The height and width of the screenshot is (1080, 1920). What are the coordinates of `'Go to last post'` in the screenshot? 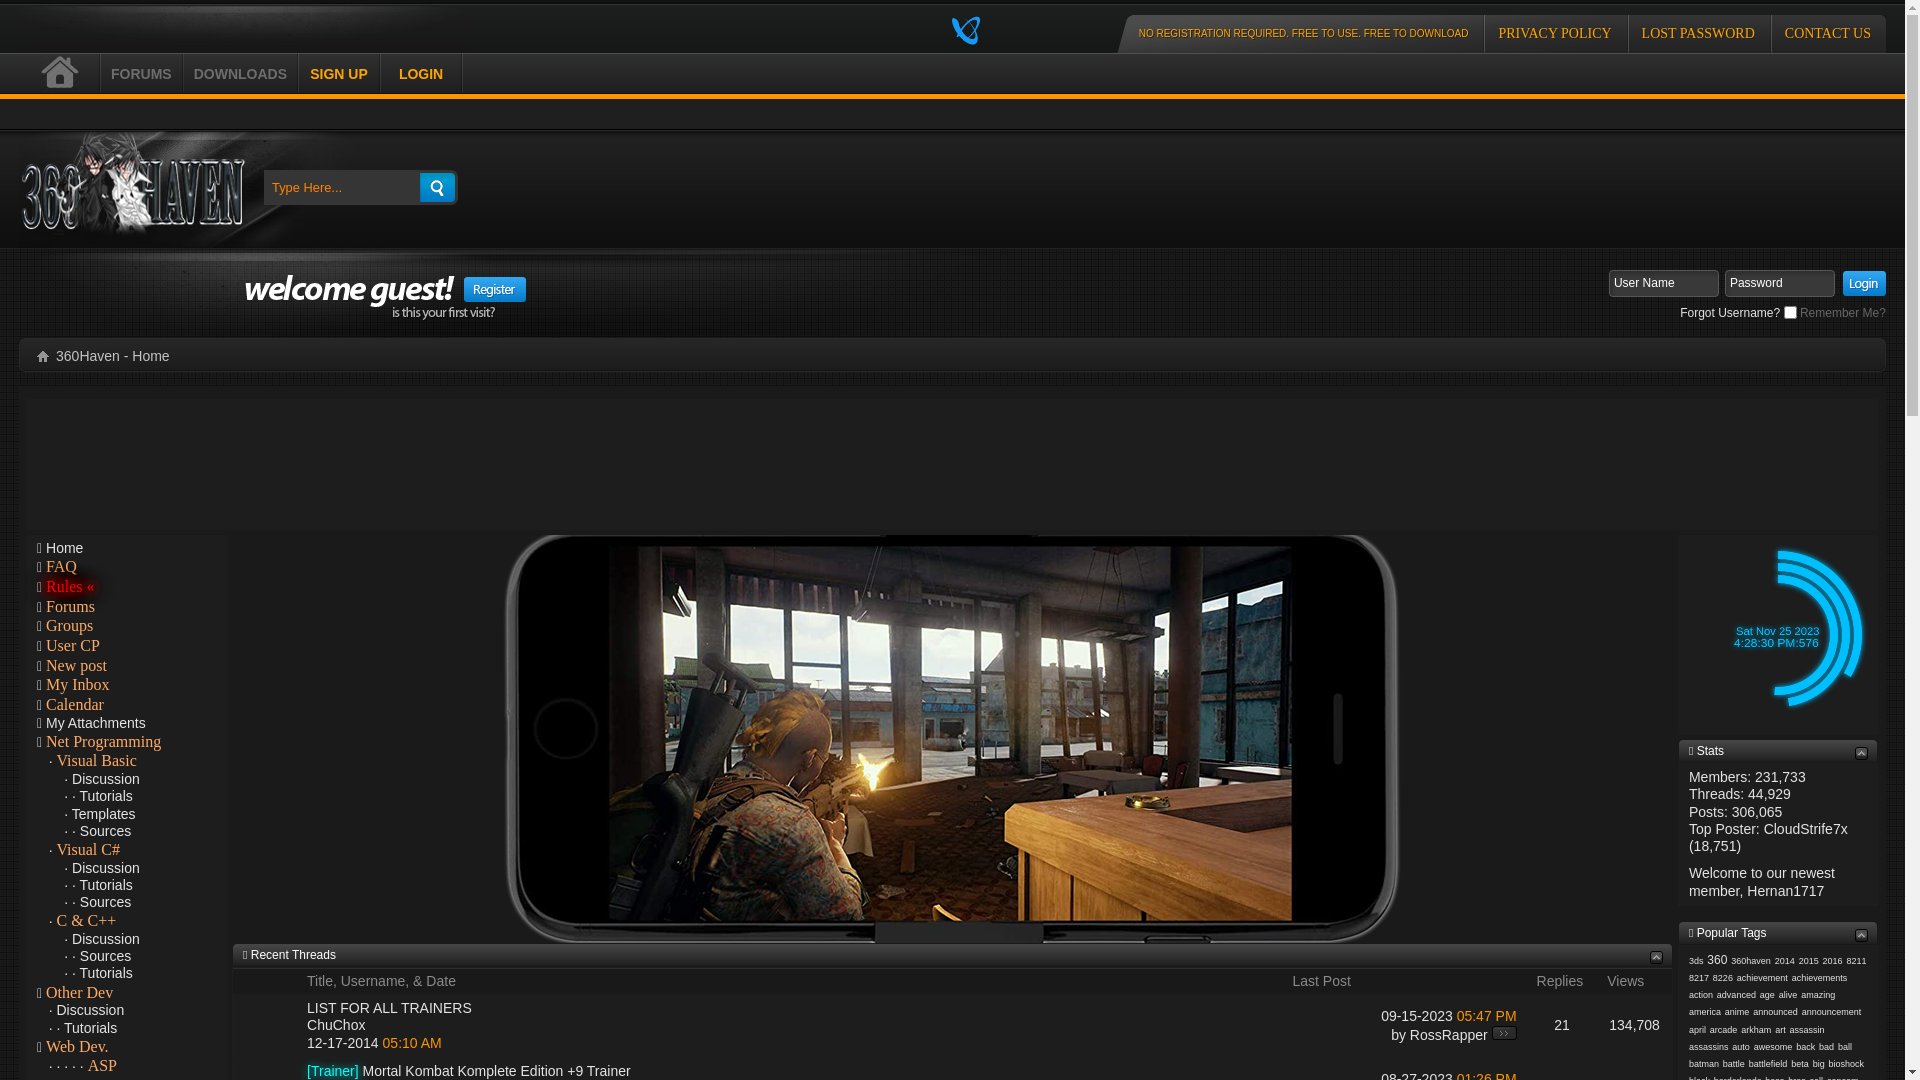 It's located at (1492, 1033).